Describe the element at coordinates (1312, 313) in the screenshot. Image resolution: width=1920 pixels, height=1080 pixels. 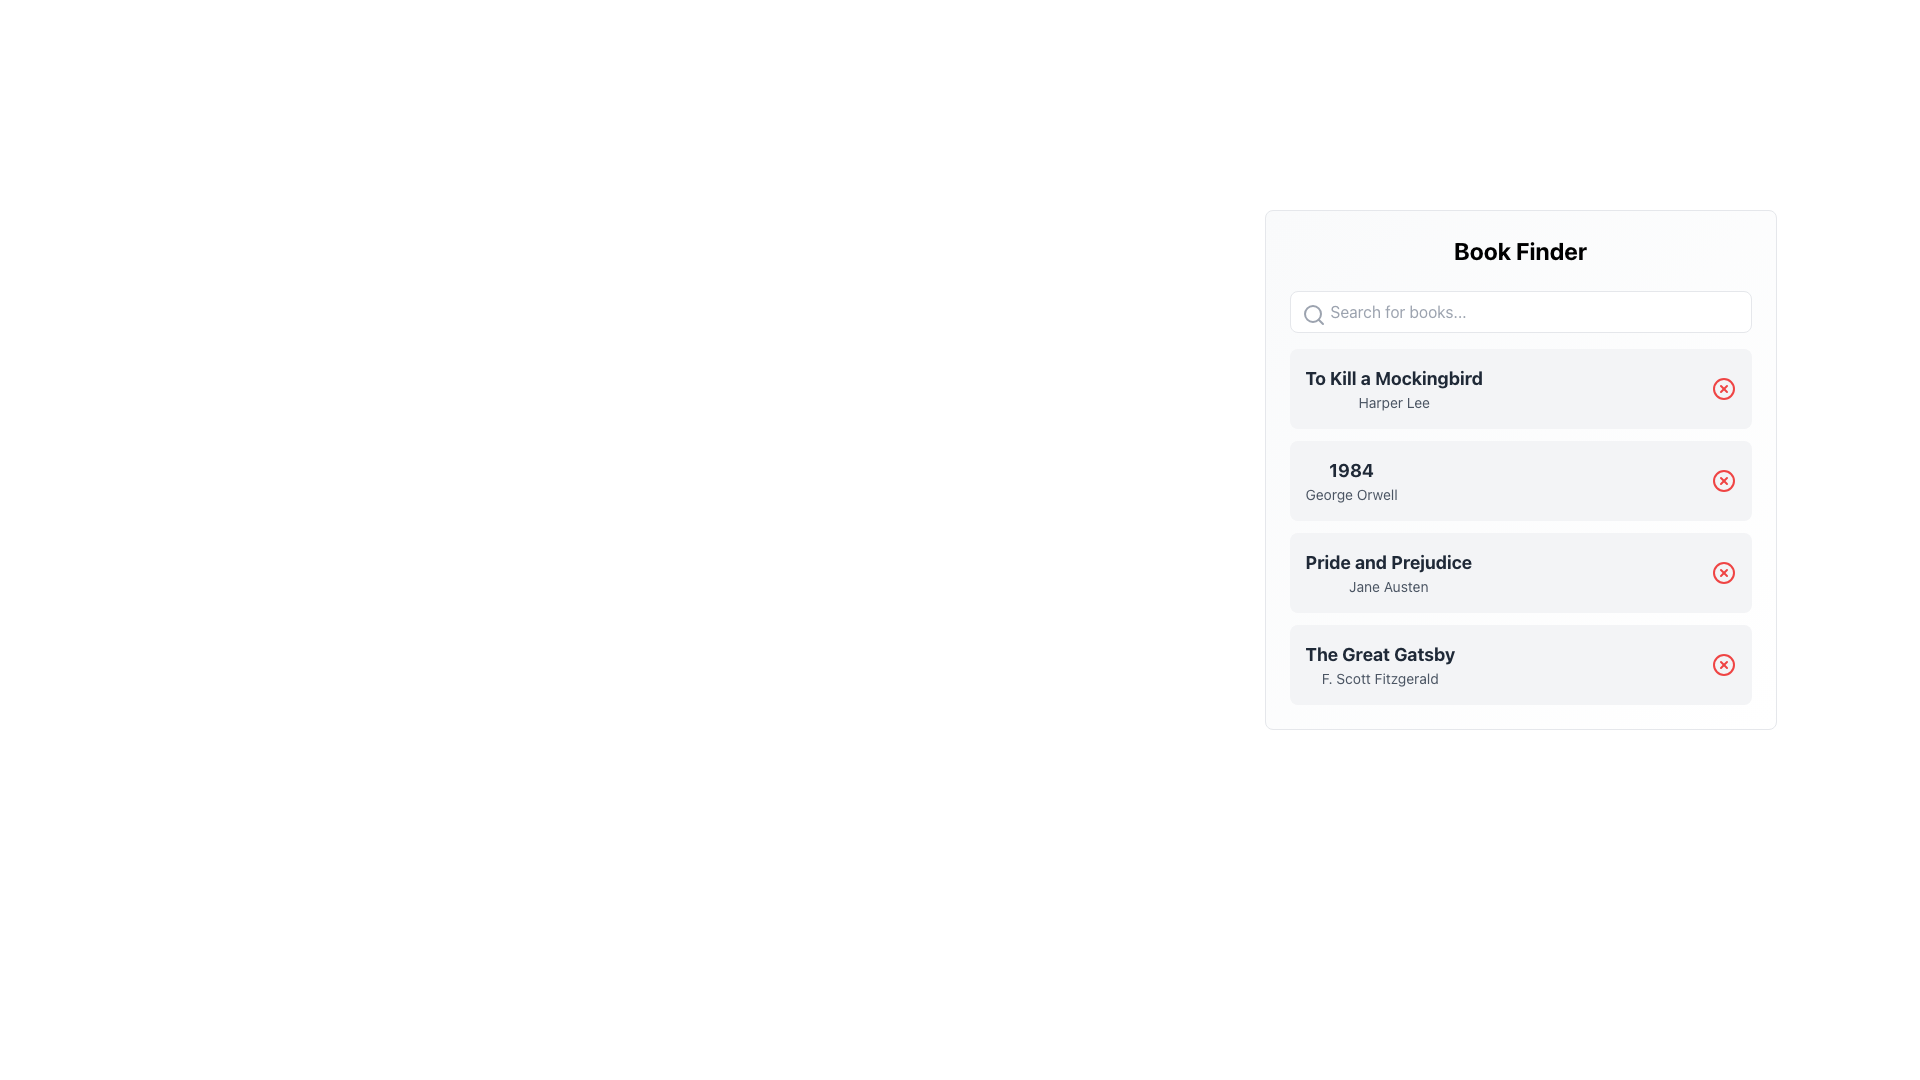
I see `the Circle element that represents the lens in the search icon, located at the left side of the search input field` at that location.